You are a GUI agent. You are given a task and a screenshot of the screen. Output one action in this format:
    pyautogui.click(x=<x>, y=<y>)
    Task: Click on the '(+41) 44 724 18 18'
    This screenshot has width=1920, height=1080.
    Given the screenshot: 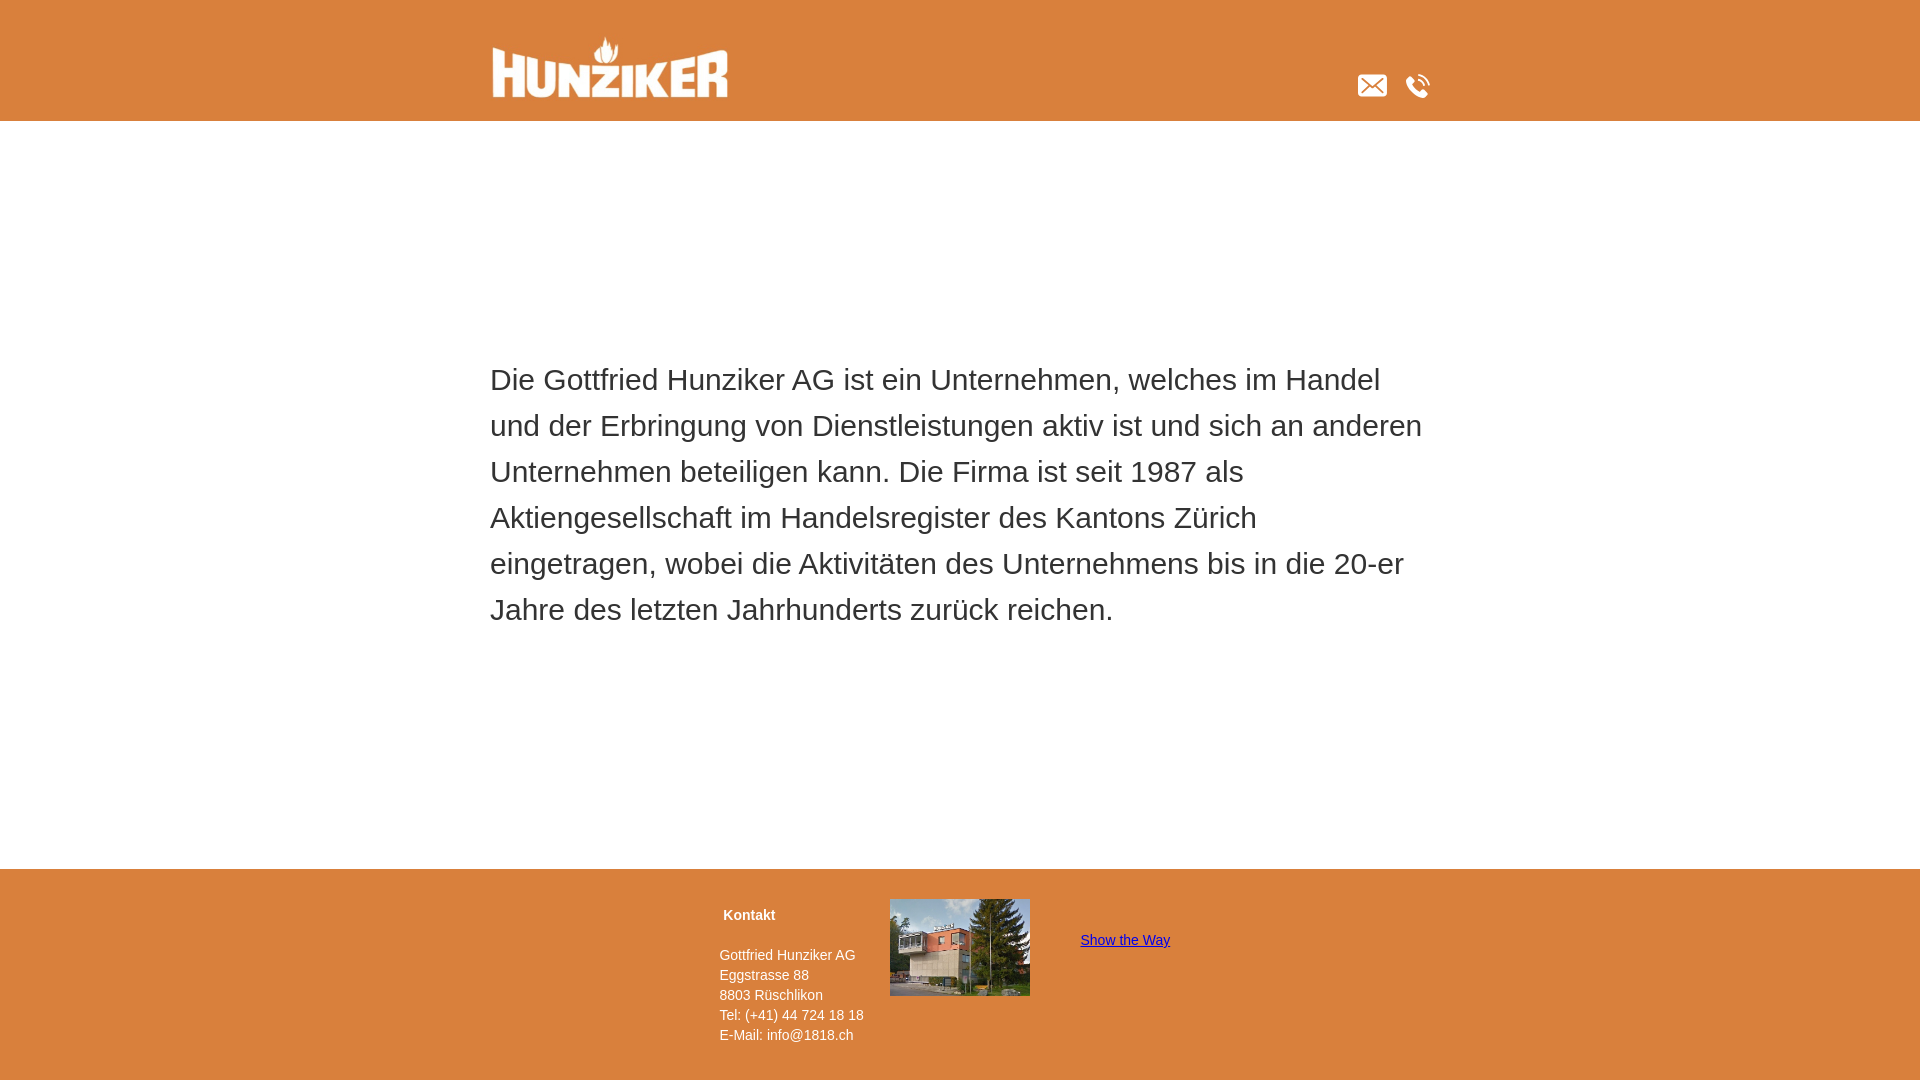 What is the action you would take?
    pyautogui.click(x=804, y=1014)
    